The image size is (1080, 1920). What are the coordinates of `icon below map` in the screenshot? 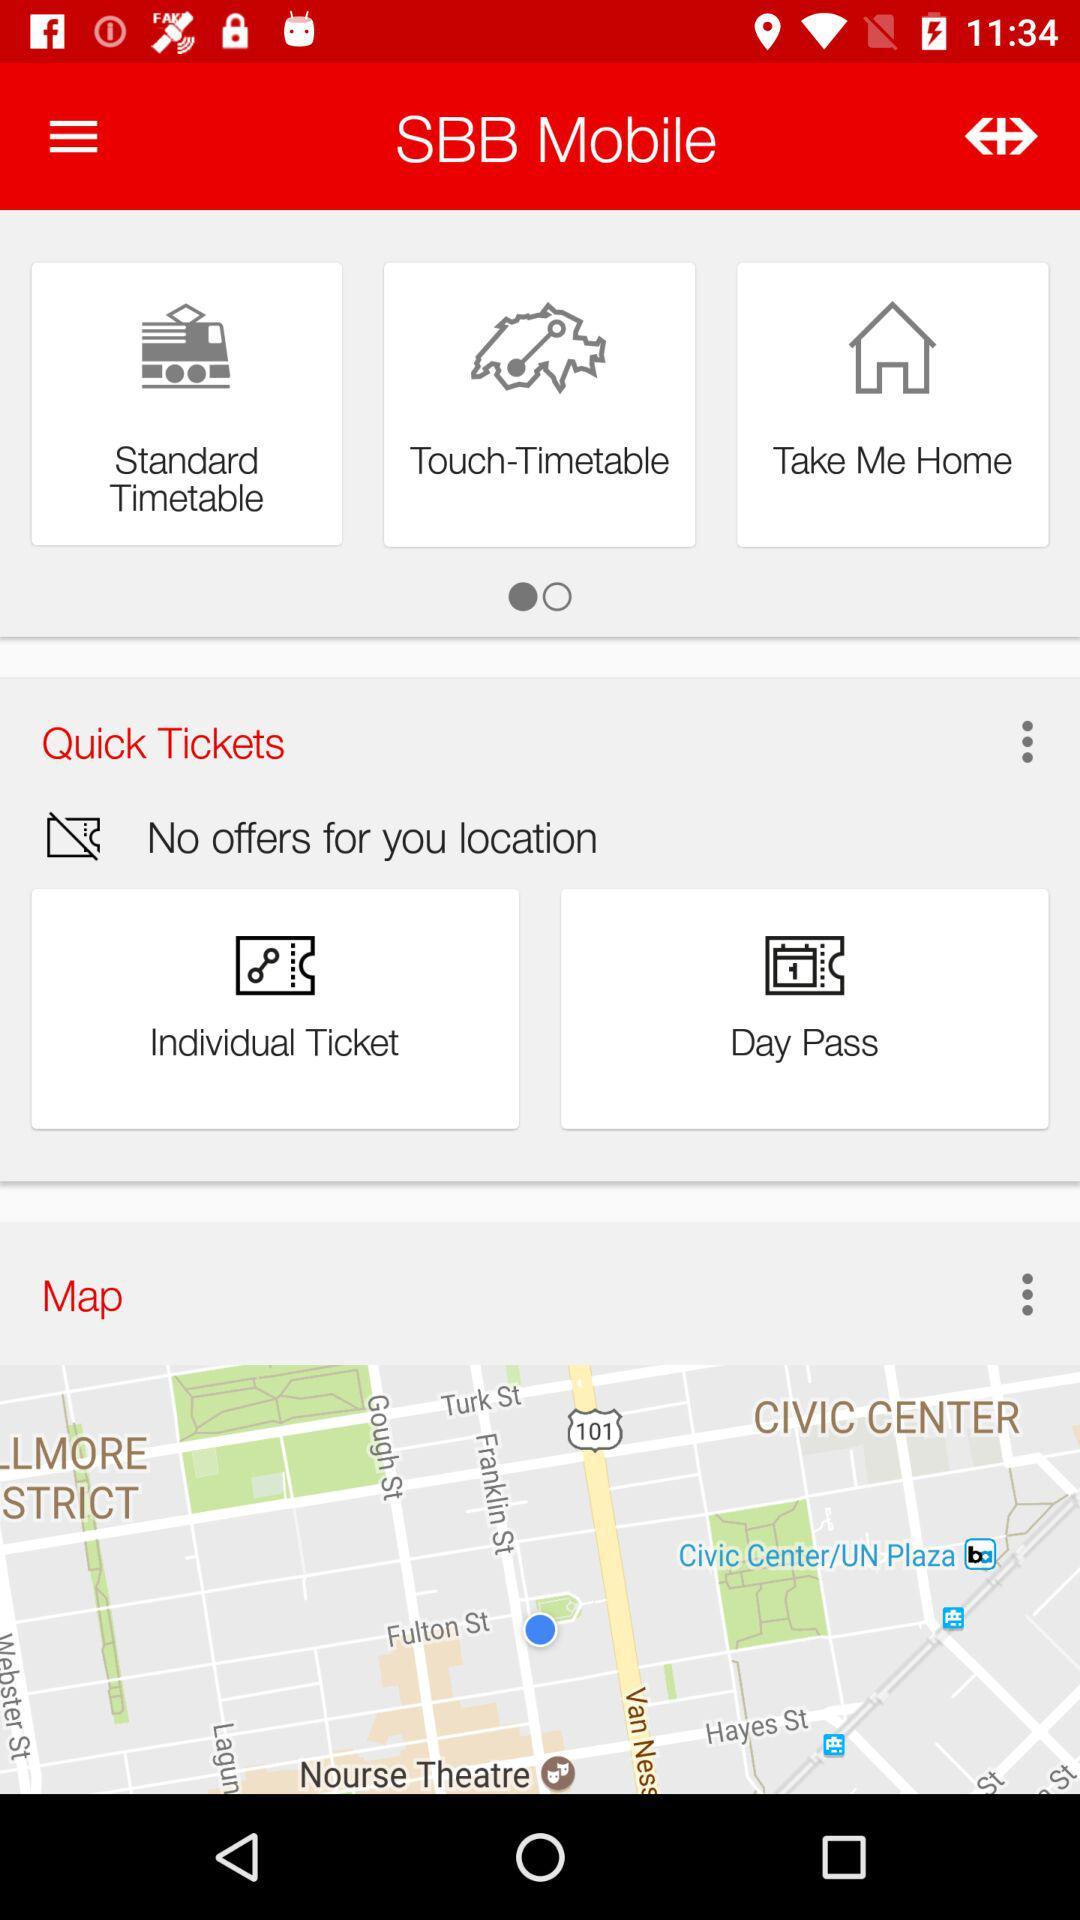 It's located at (540, 1578).